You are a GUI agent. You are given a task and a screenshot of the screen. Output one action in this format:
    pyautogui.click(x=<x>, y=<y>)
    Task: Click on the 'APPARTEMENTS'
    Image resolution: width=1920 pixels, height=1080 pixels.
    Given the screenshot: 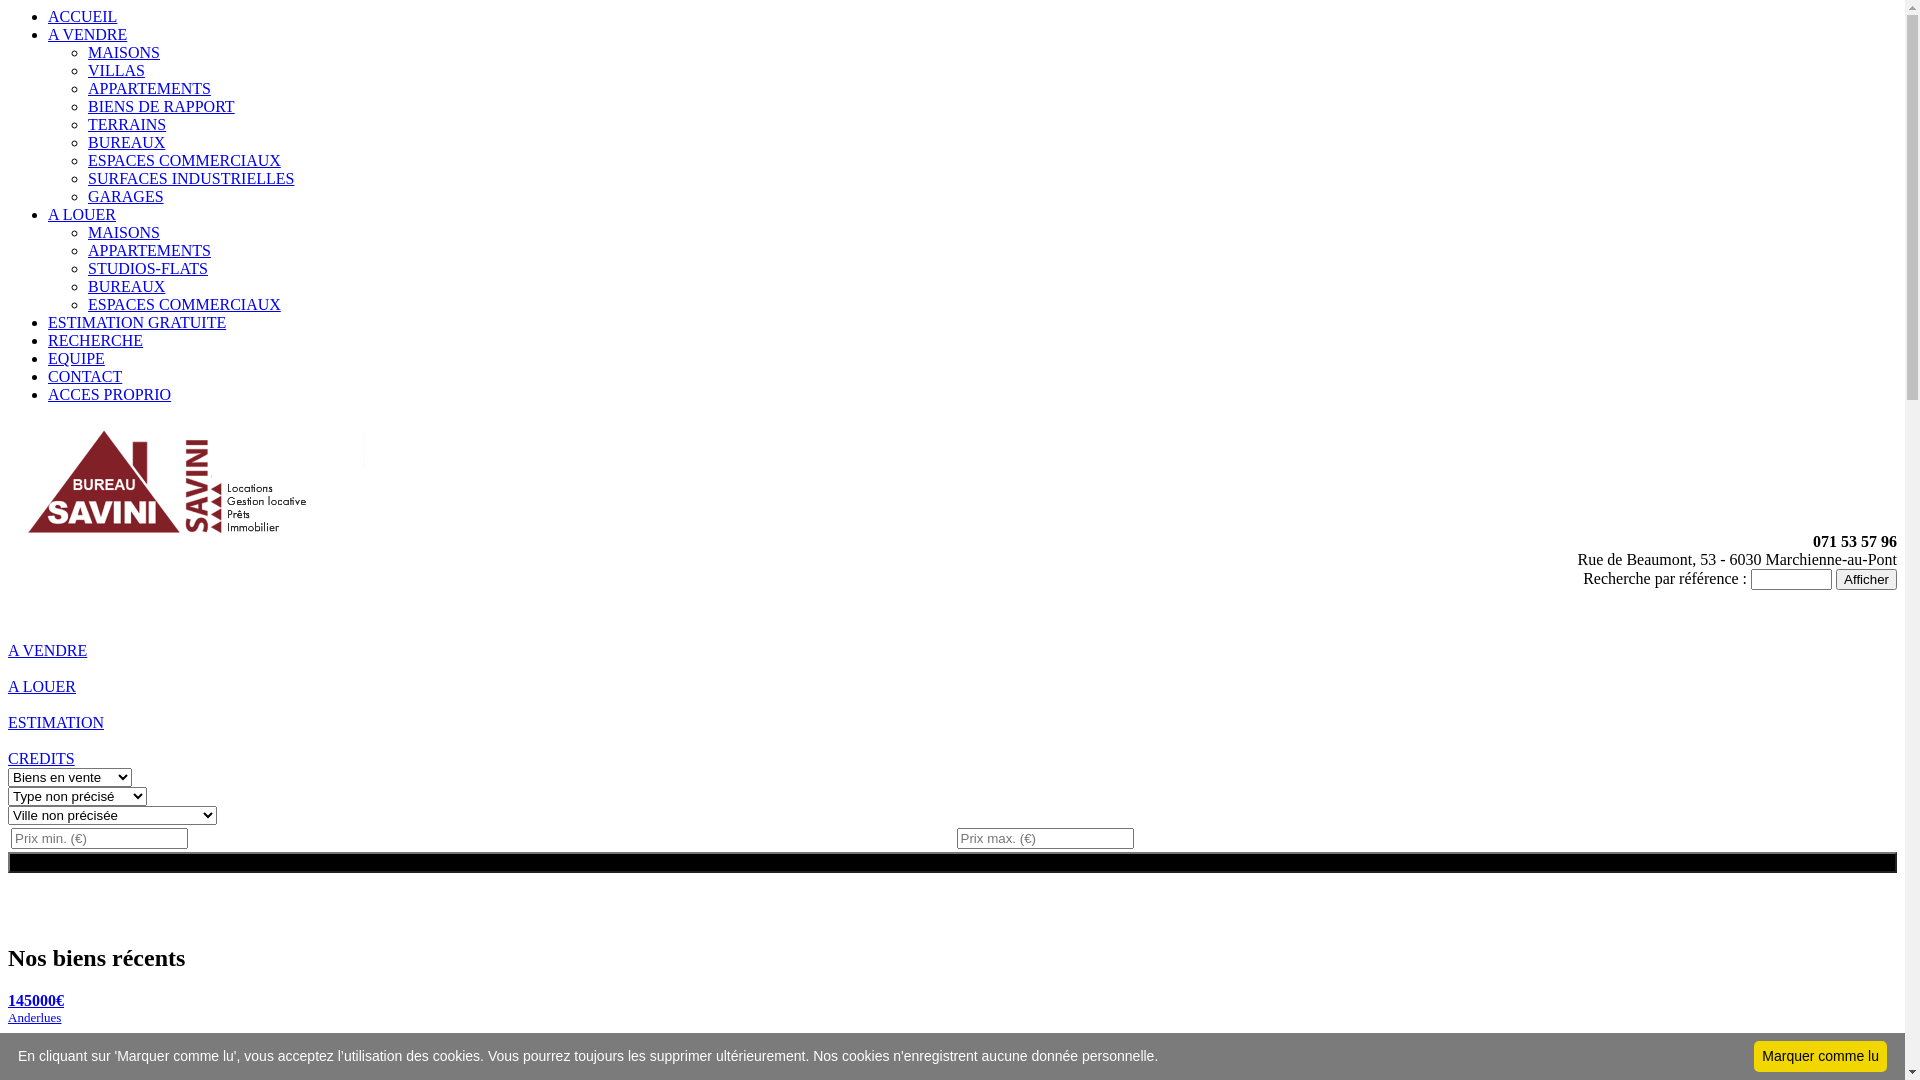 What is the action you would take?
    pyautogui.click(x=148, y=87)
    